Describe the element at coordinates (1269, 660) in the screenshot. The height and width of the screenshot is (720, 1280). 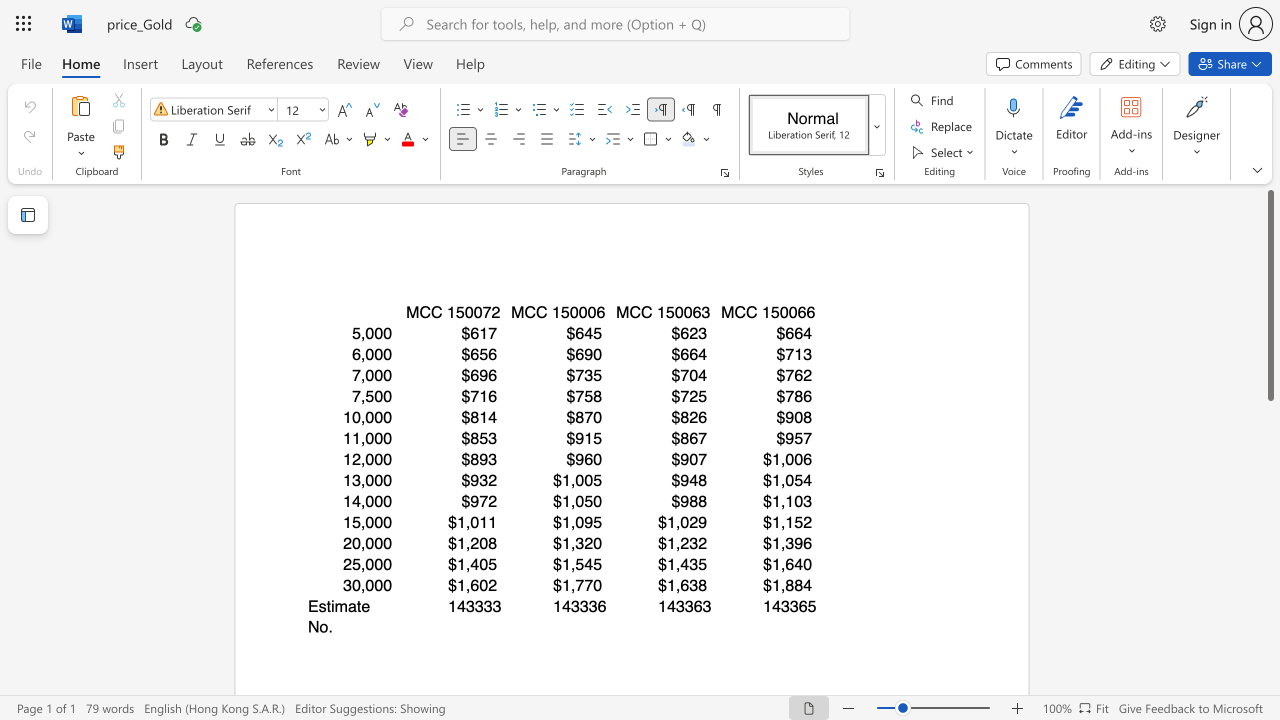
I see `the scrollbar to scroll downward` at that location.